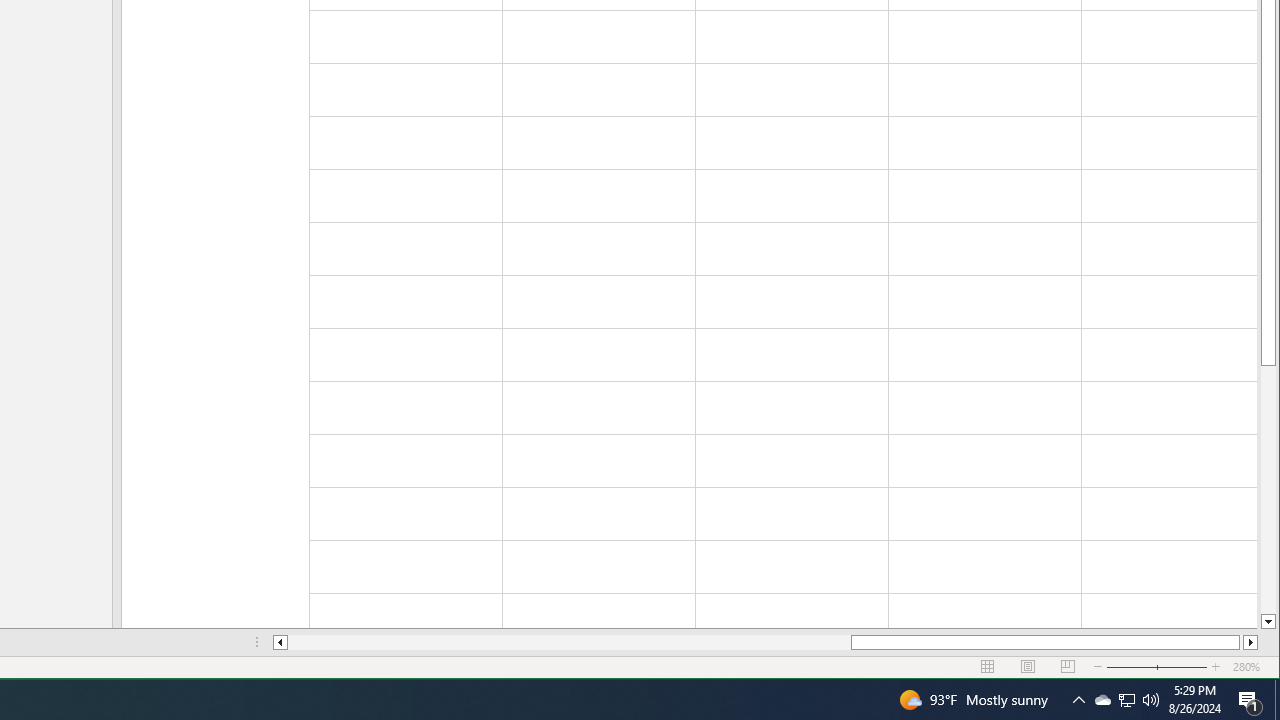 This screenshot has height=720, width=1280. I want to click on 'Page down', so click(1267, 489).